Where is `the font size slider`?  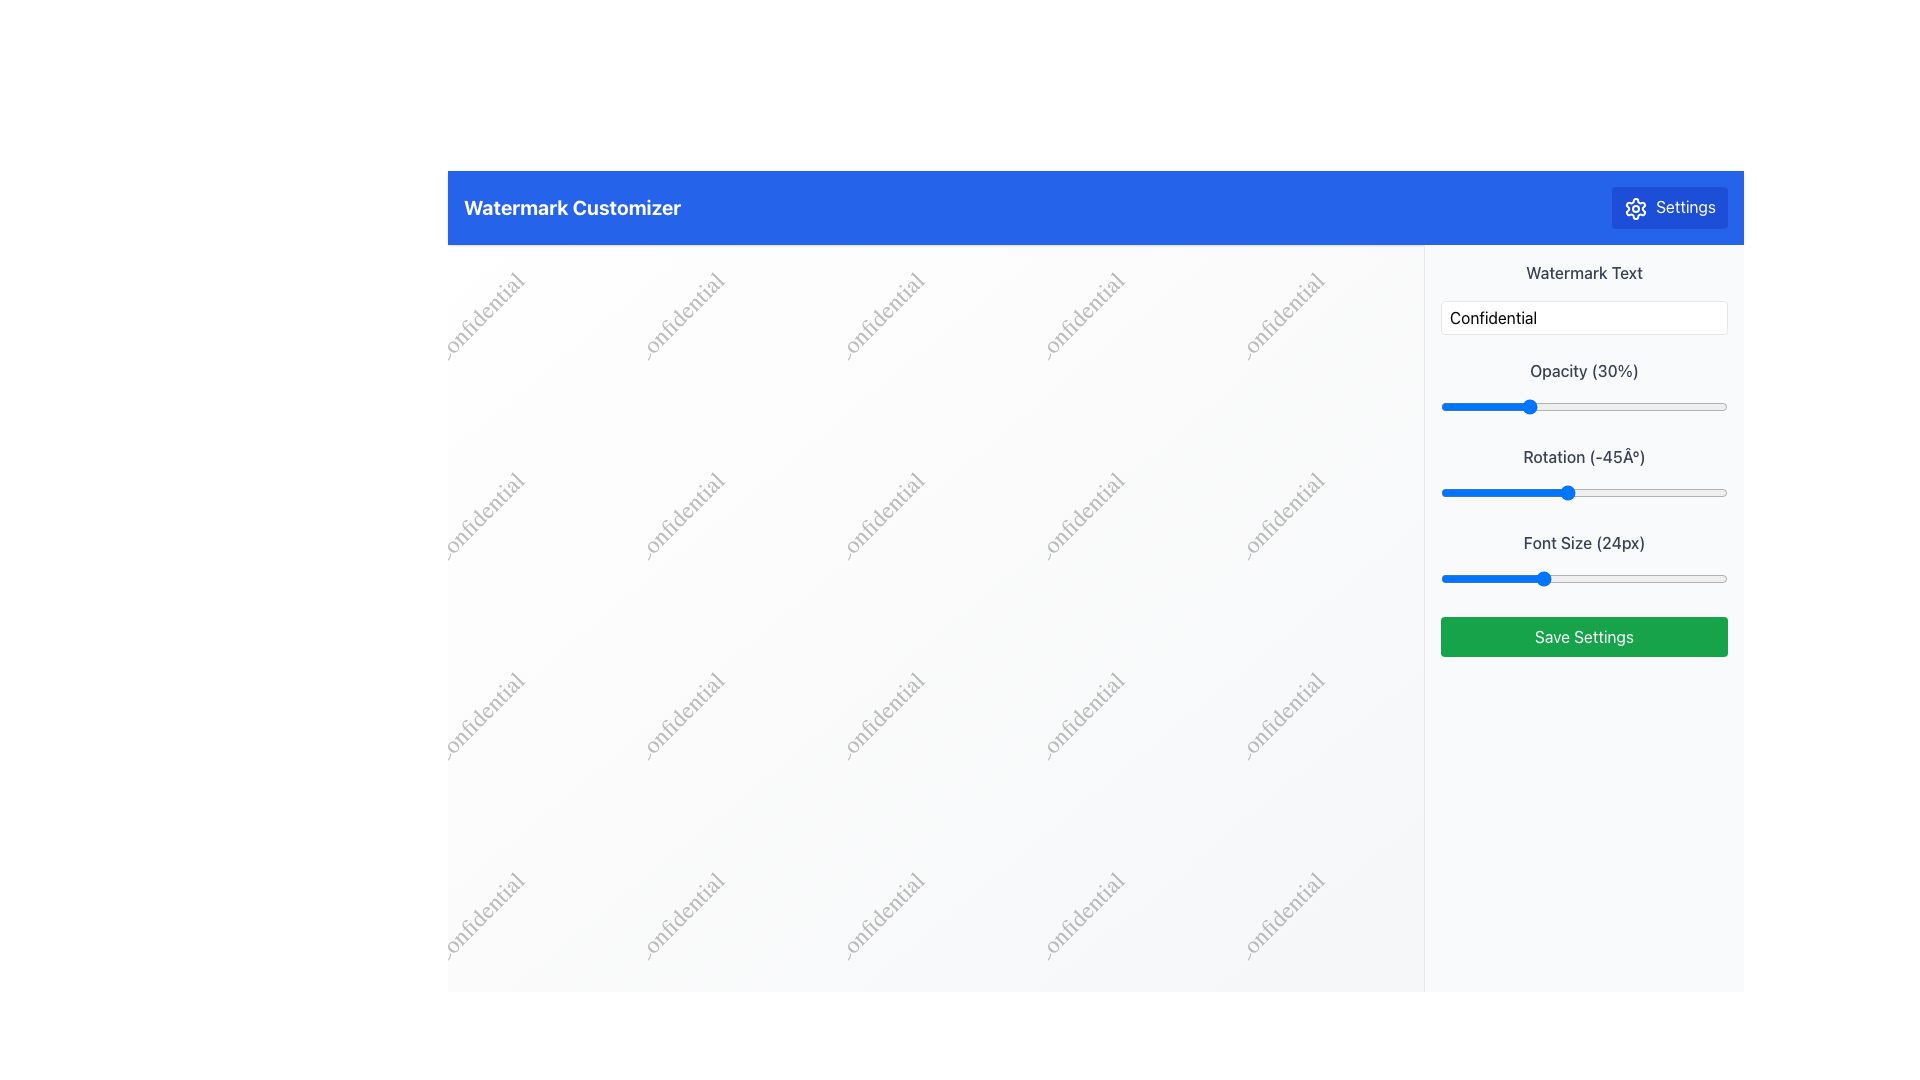 the font size slider is located at coordinates (1719, 578).